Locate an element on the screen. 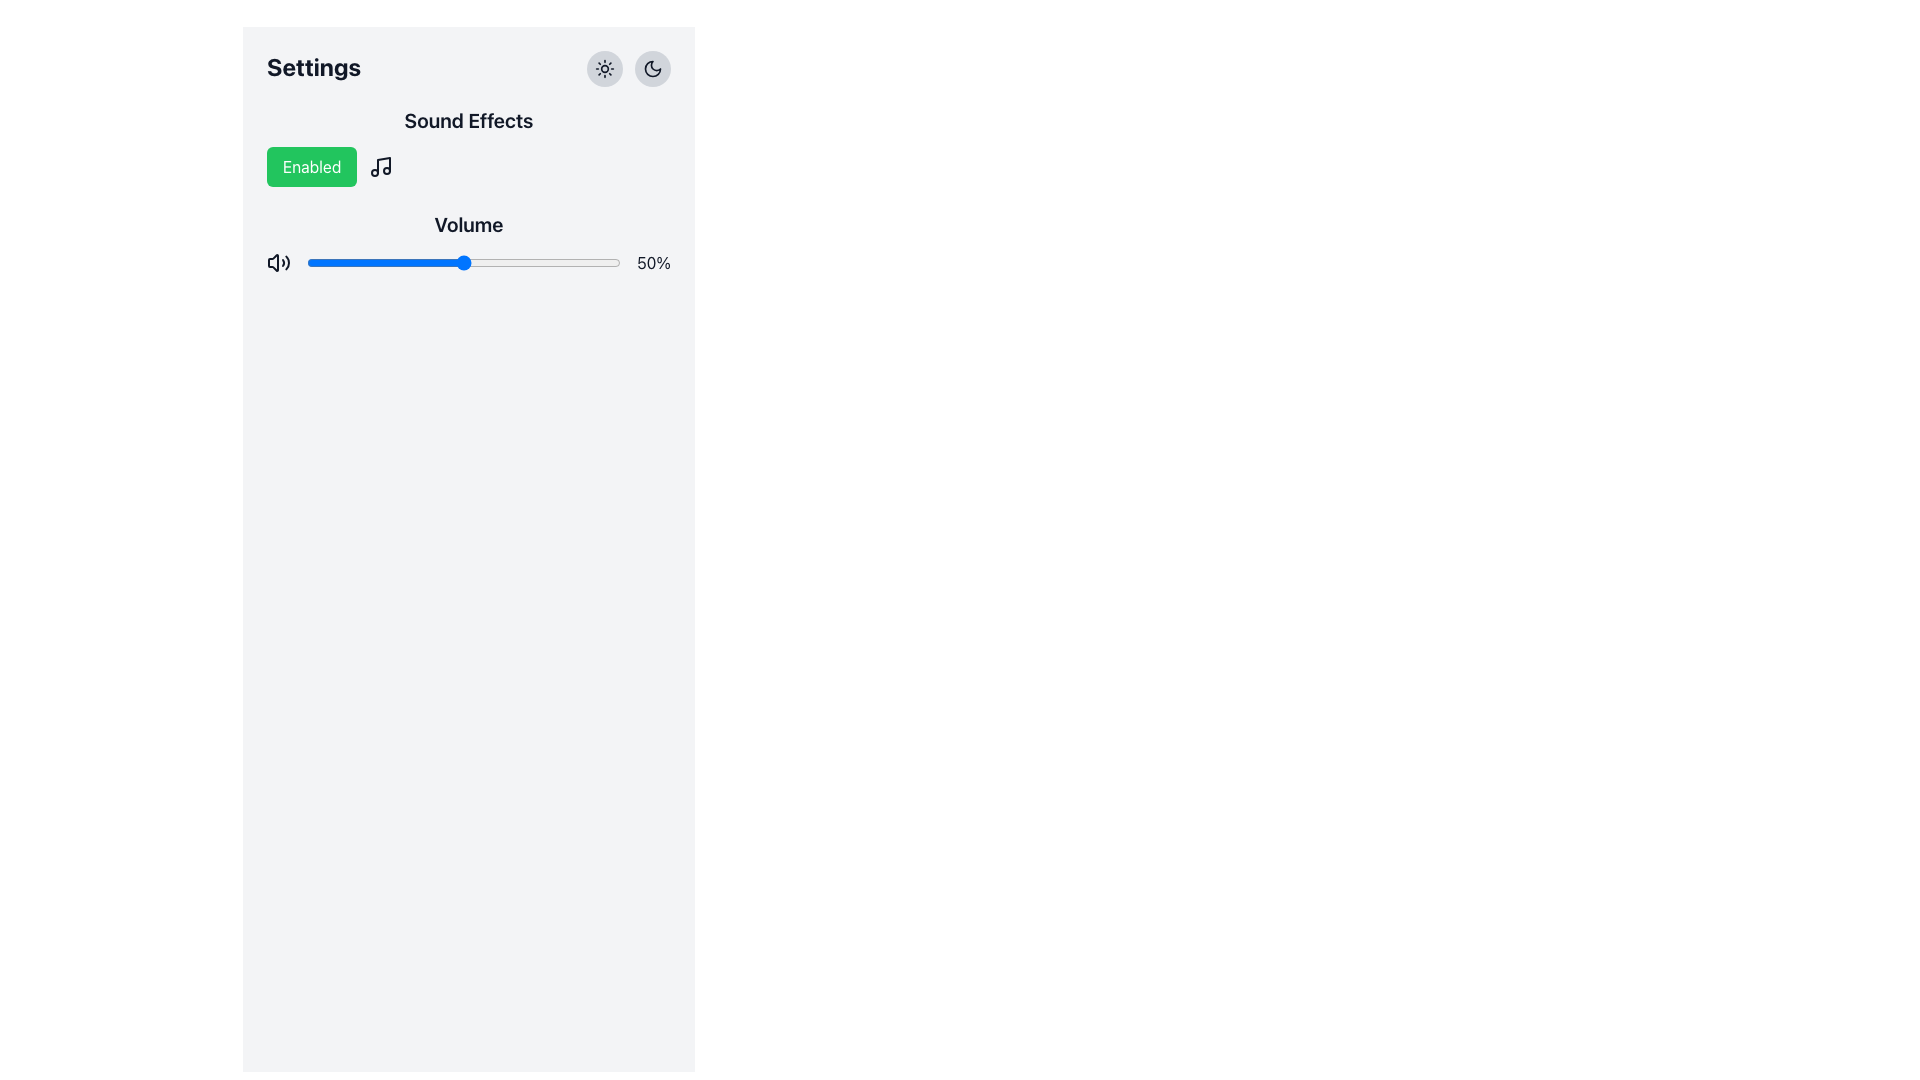 The width and height of the screenshot is (1920, 1080). the slider is located at coordinates (529, 261).